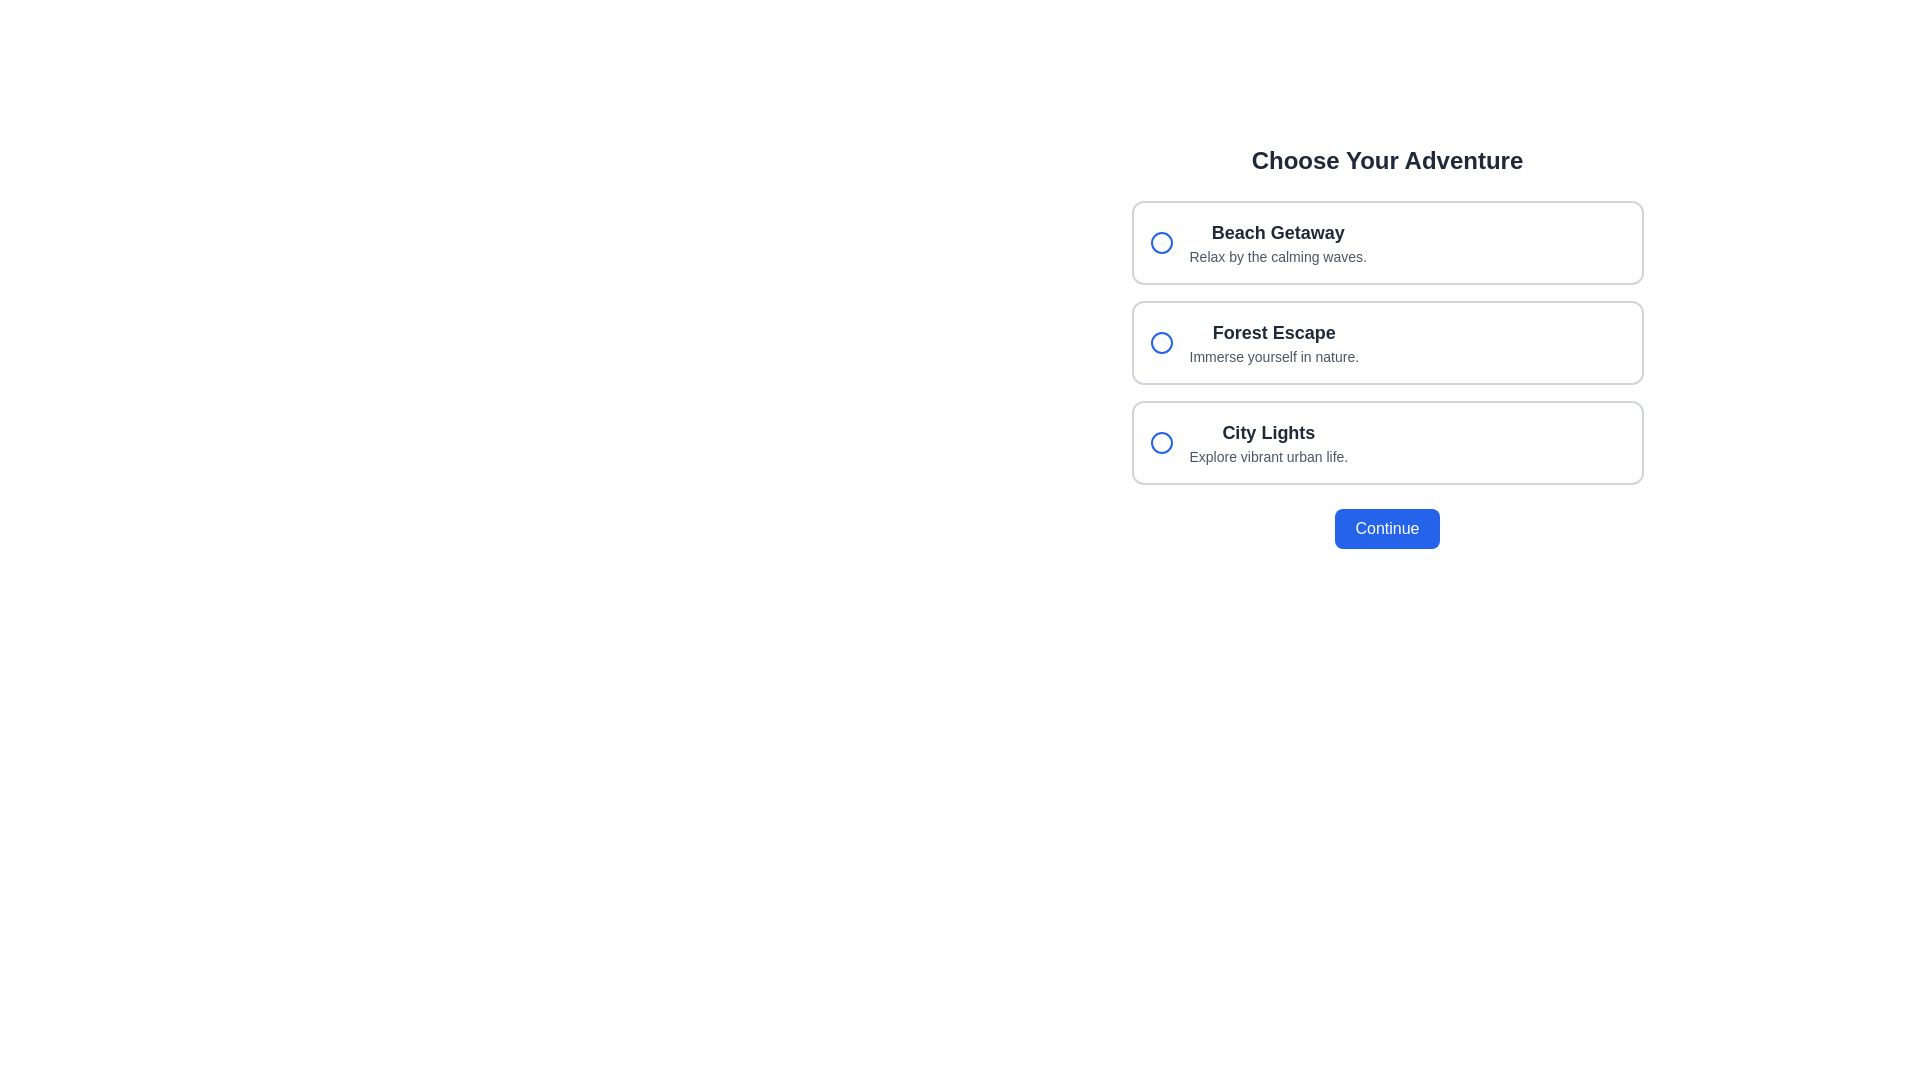 Image resolution: width=1920 pixels, height=1080 pixels. I want to click on the confirmation button located below the options 'Beach Getaway', 'Forest Escape', and 'City Lights' in the layout, so click(1386, 527).